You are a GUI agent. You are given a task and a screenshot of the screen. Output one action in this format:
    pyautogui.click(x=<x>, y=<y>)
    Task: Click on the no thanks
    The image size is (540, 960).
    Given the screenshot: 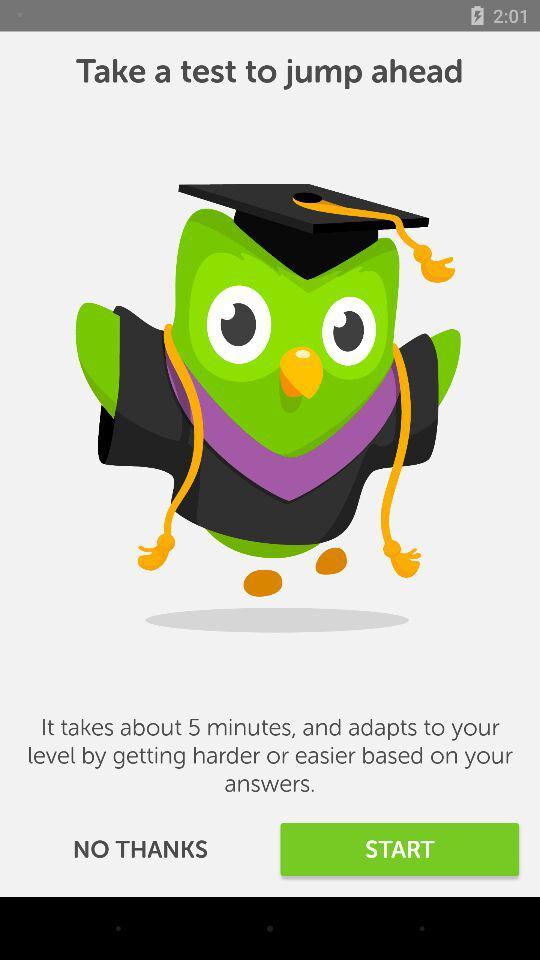 What is the action you would take?
    pyautogui.click(x=139, y=848)
    